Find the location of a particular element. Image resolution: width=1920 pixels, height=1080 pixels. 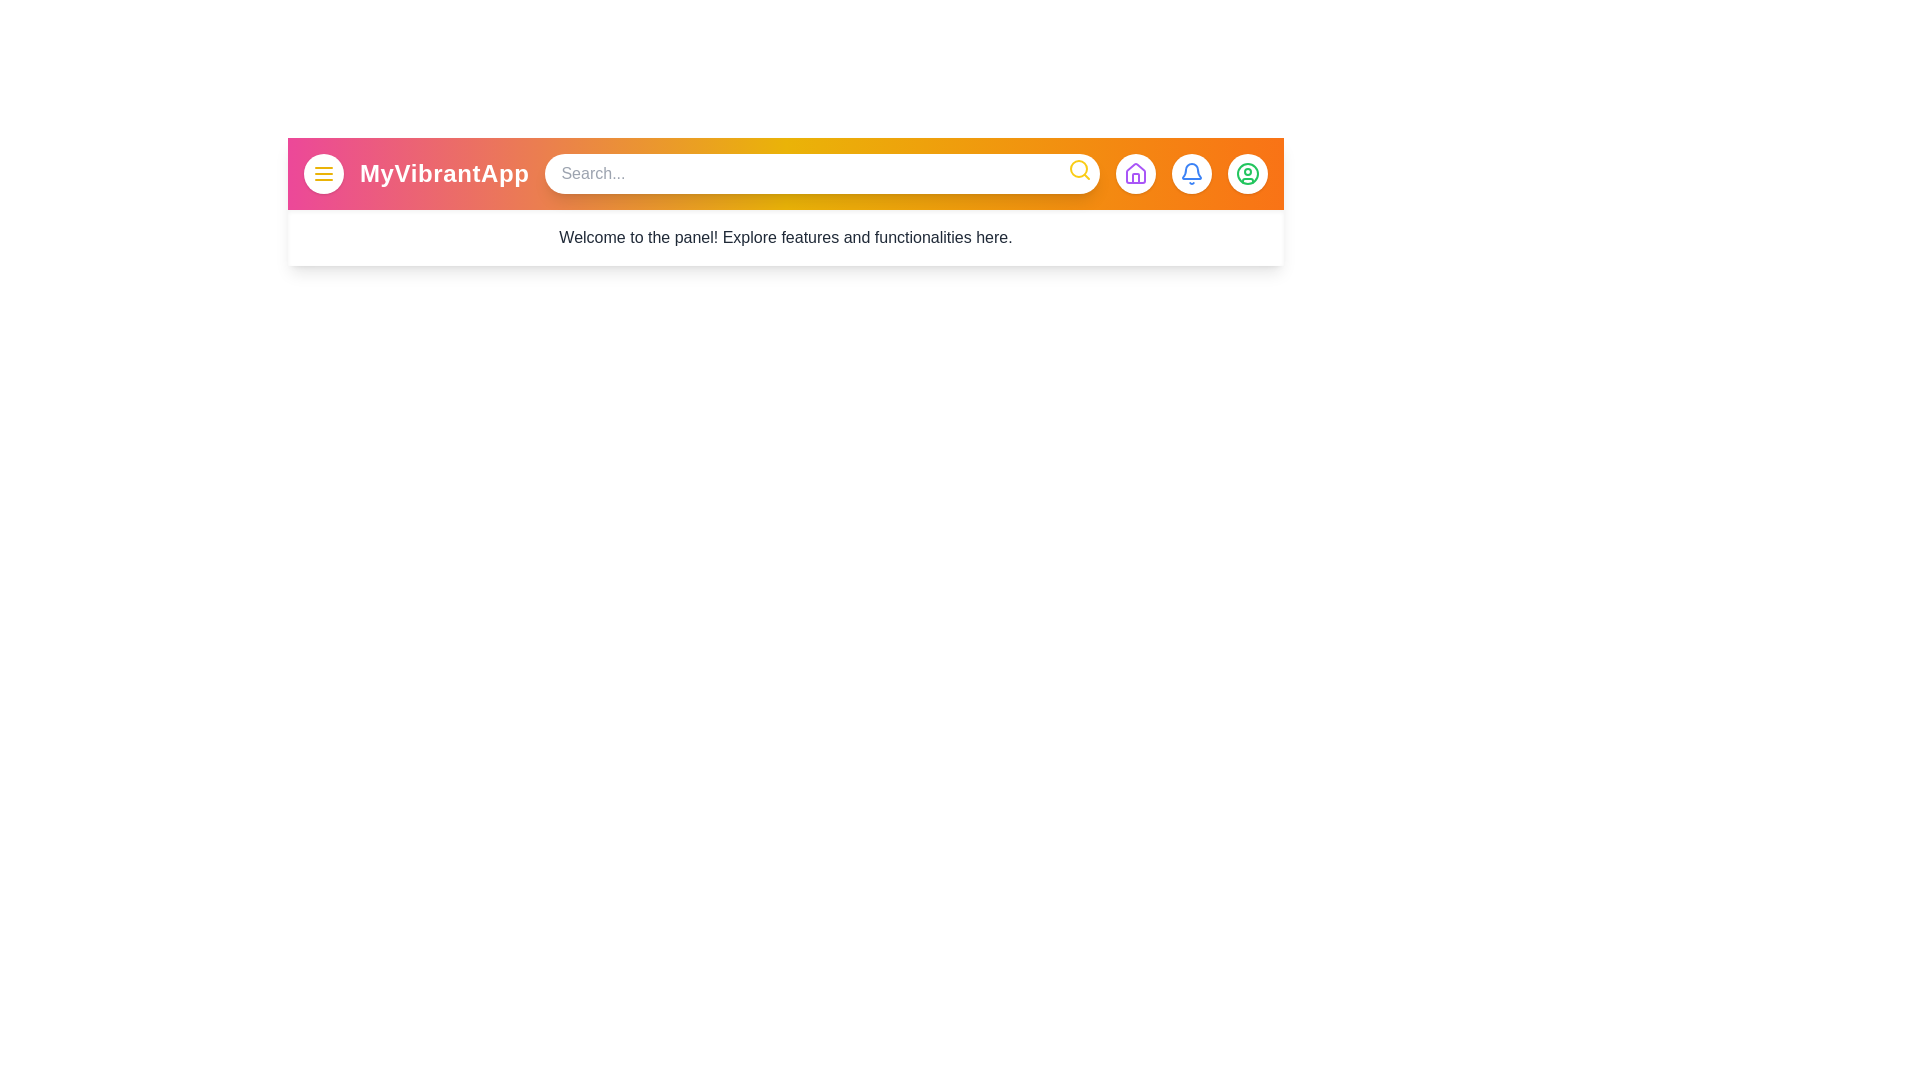

the menu button to open the navigation panel is located at coordinates (324, 172).